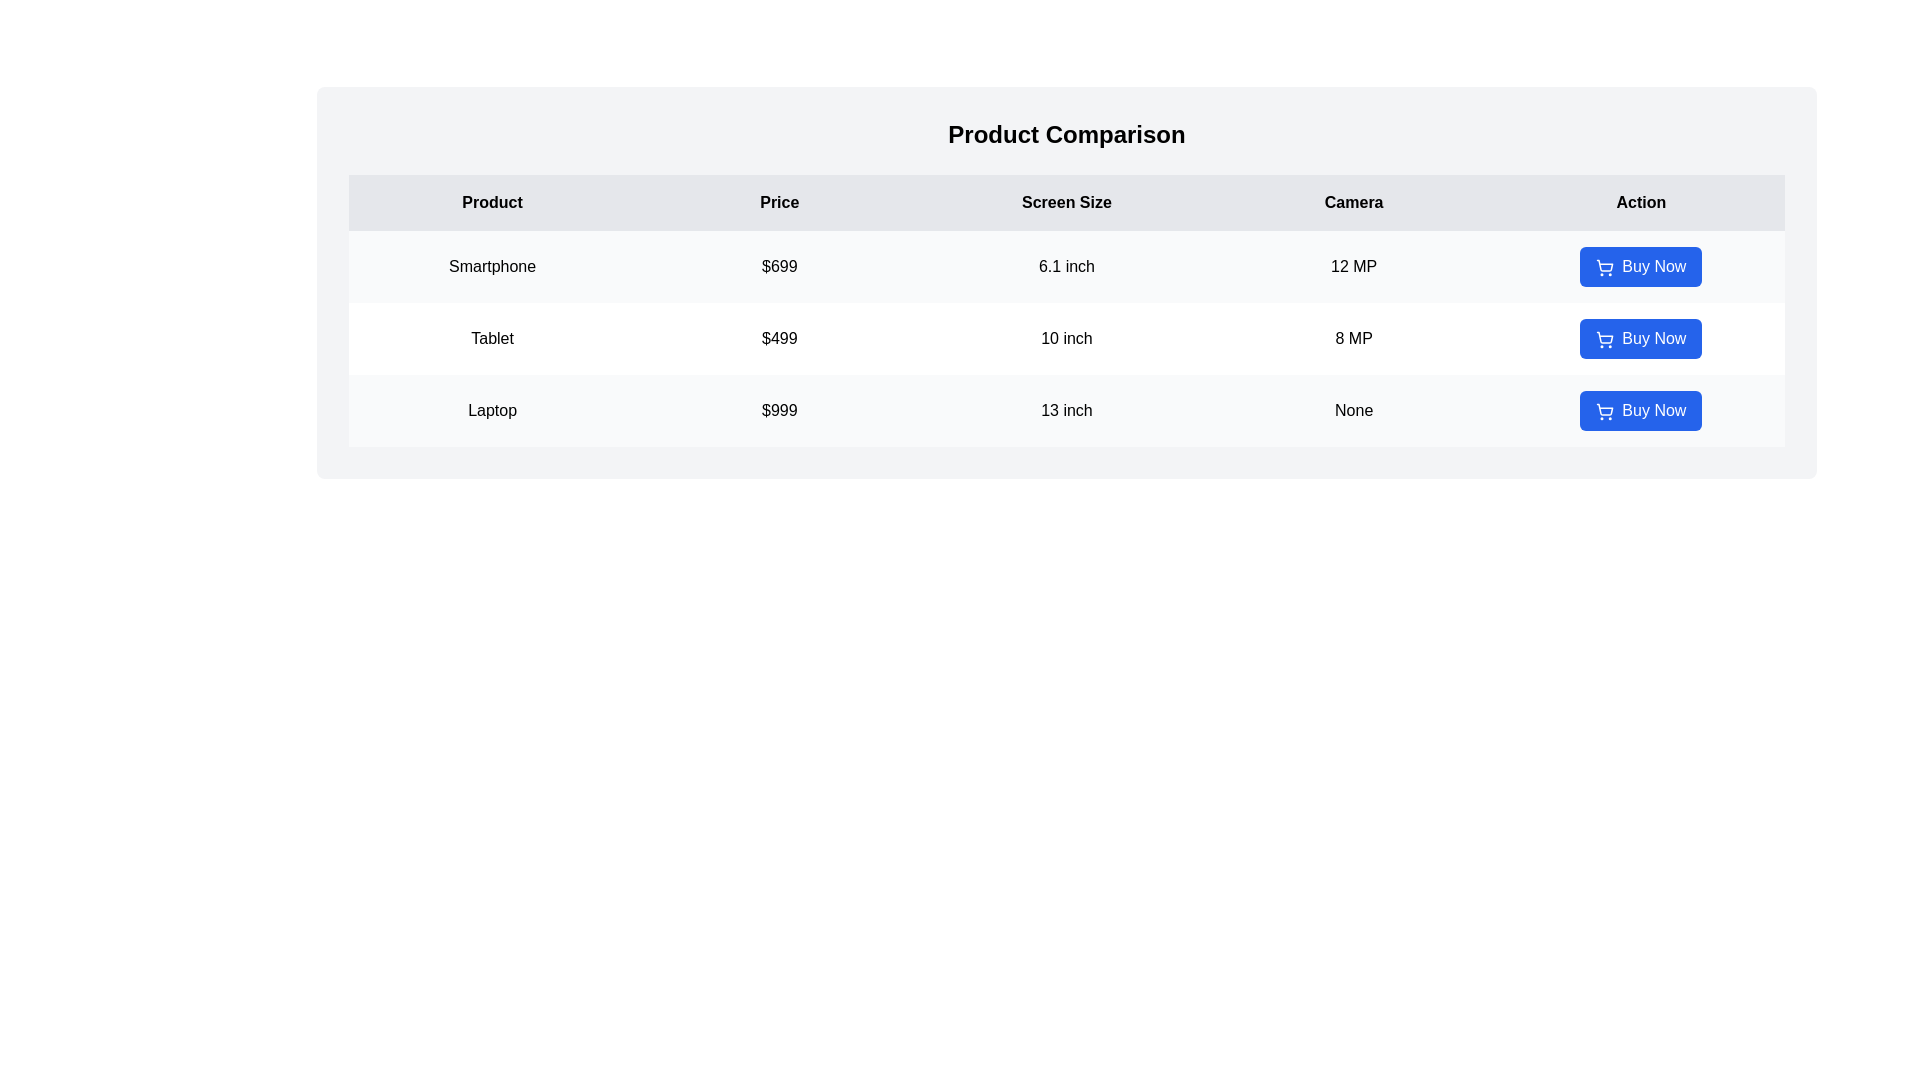 This screenshot has width=1920, height=1080. I want to click on 'Buy Now' button for the product specified by Tablet, so click(1641, 338).